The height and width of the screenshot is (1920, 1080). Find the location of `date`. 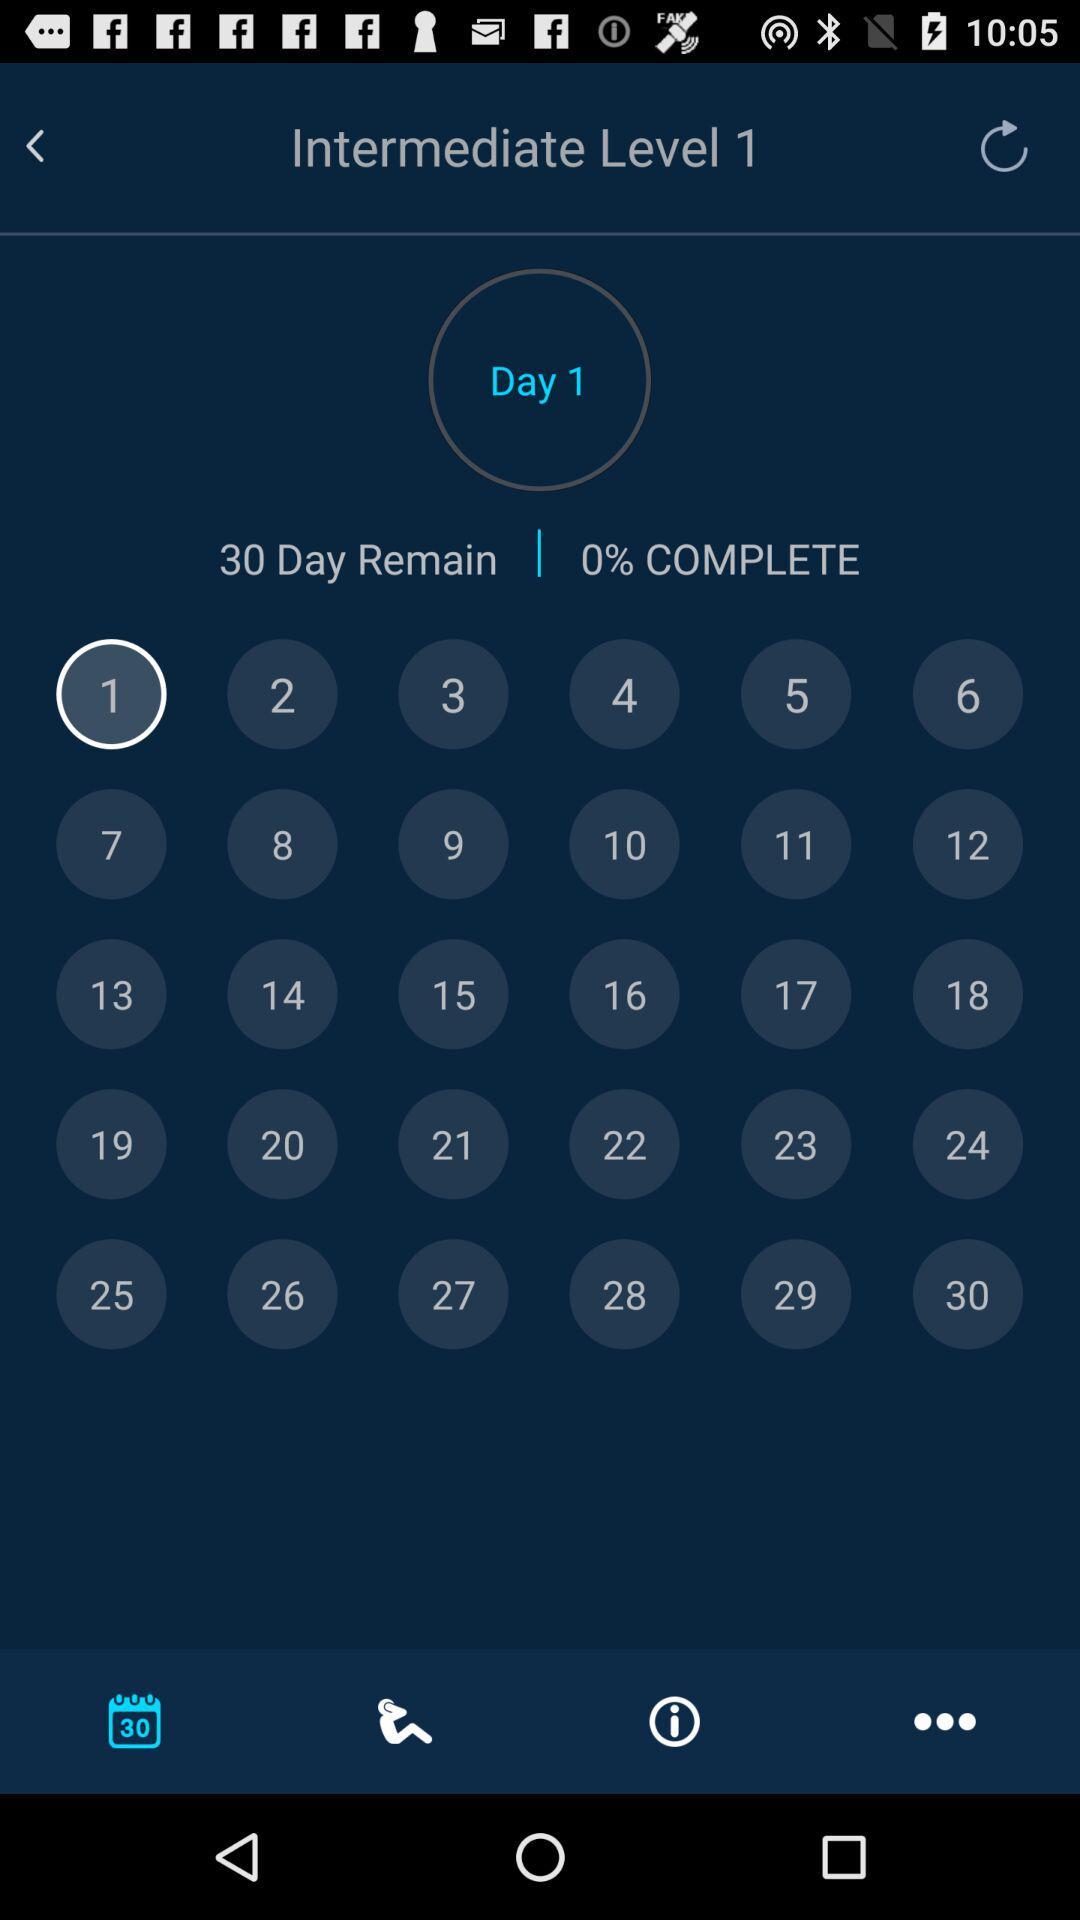

date is located at coordinates (966, 1144).